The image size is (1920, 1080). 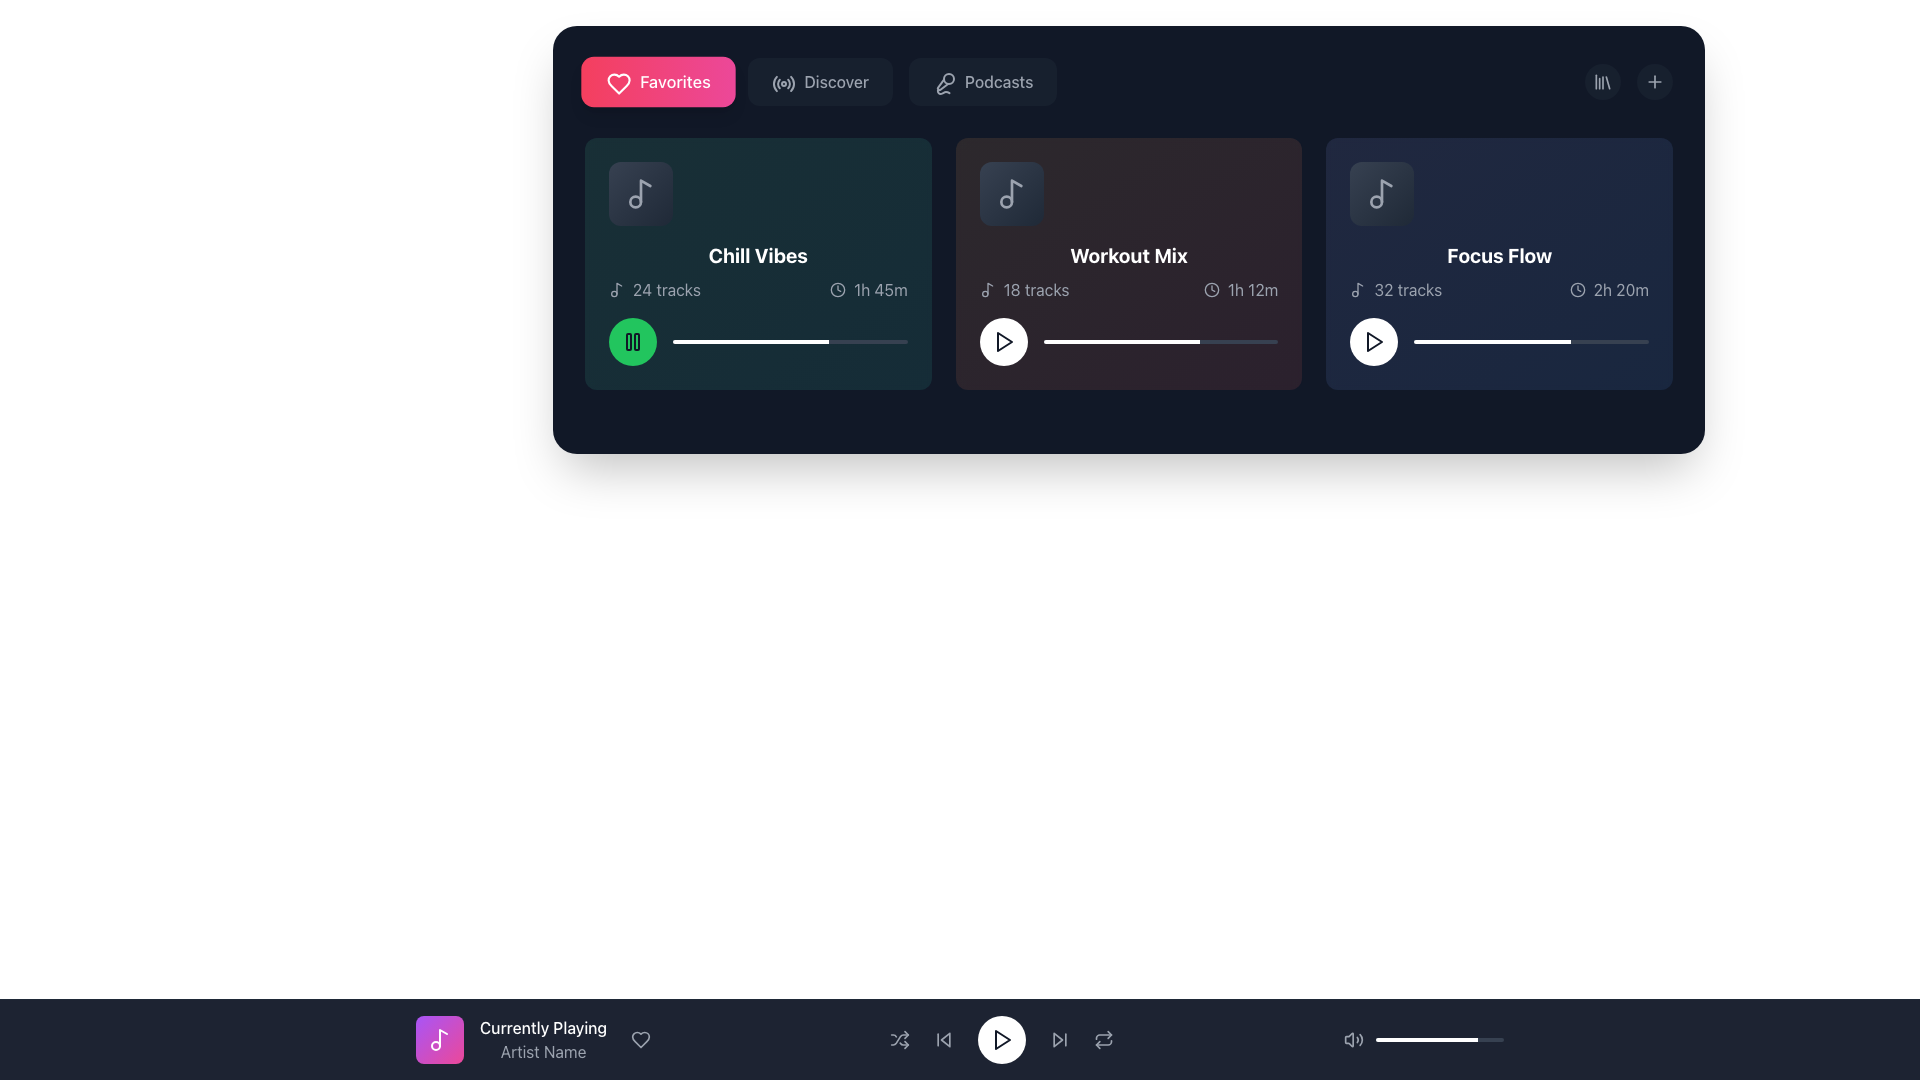 What do you see at coordinates (675, 80) in the screenshot?
I see `the 'Favorites' text label within the navigation button, which is located to the right of a heart-shaped icon in the upper navigation area` at bounding box center [675, 80].